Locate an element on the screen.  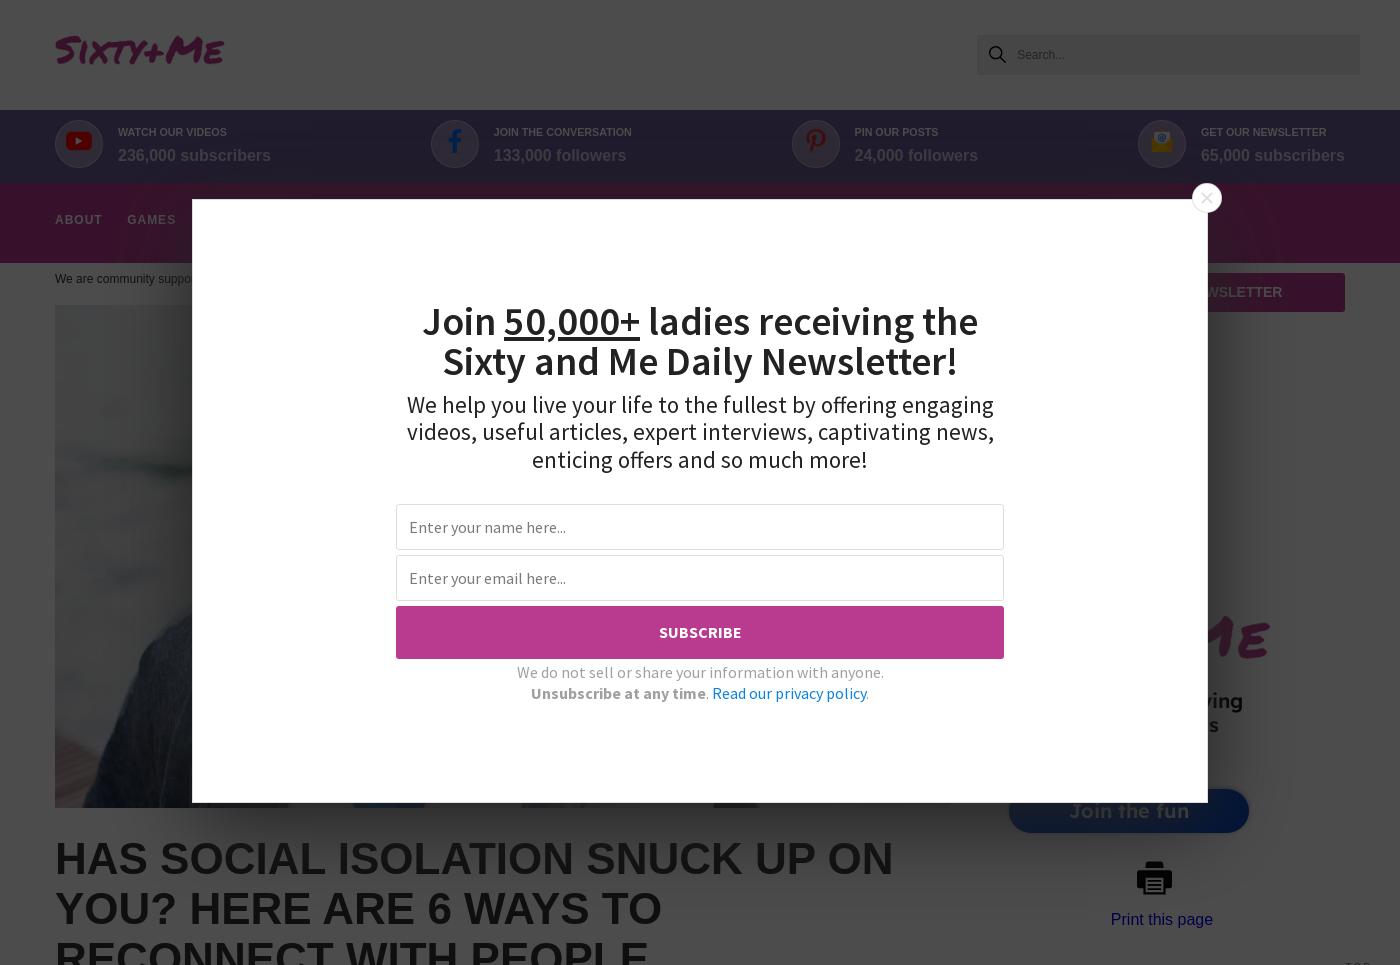
'Join the conversation' is located at coordinates (492, 132).